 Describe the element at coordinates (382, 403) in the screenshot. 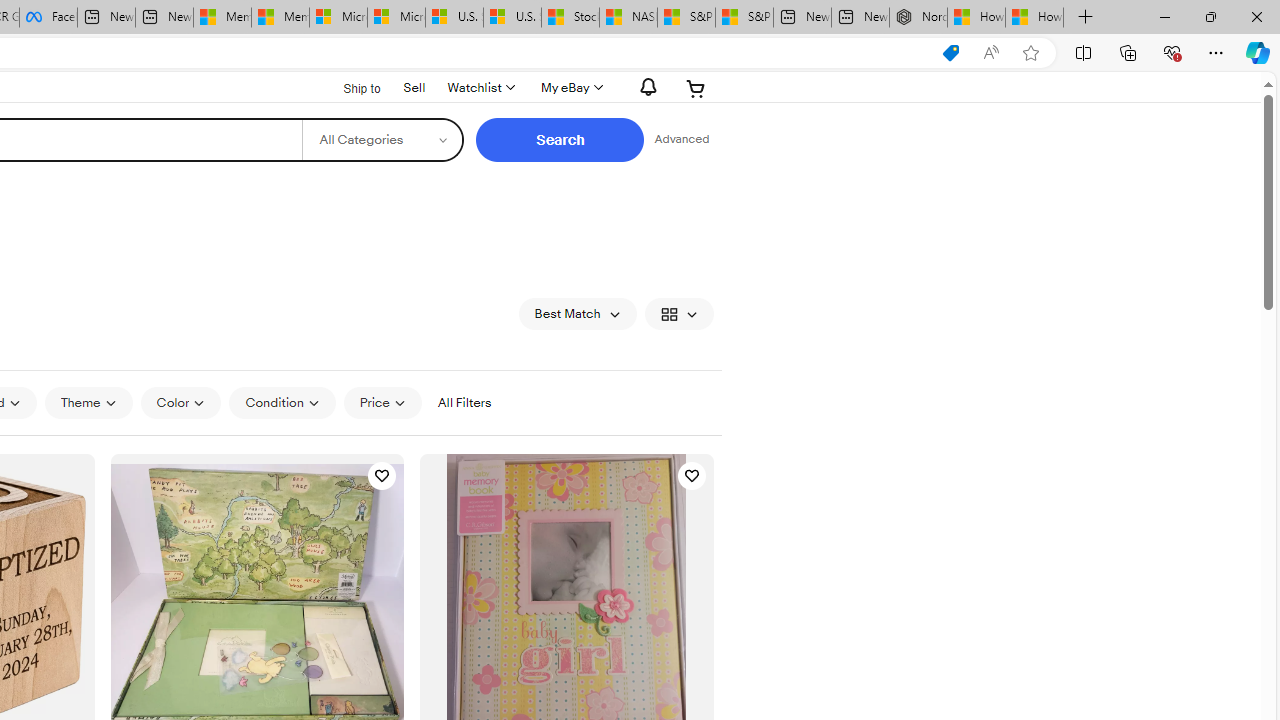

I see `'Price'` at that location.